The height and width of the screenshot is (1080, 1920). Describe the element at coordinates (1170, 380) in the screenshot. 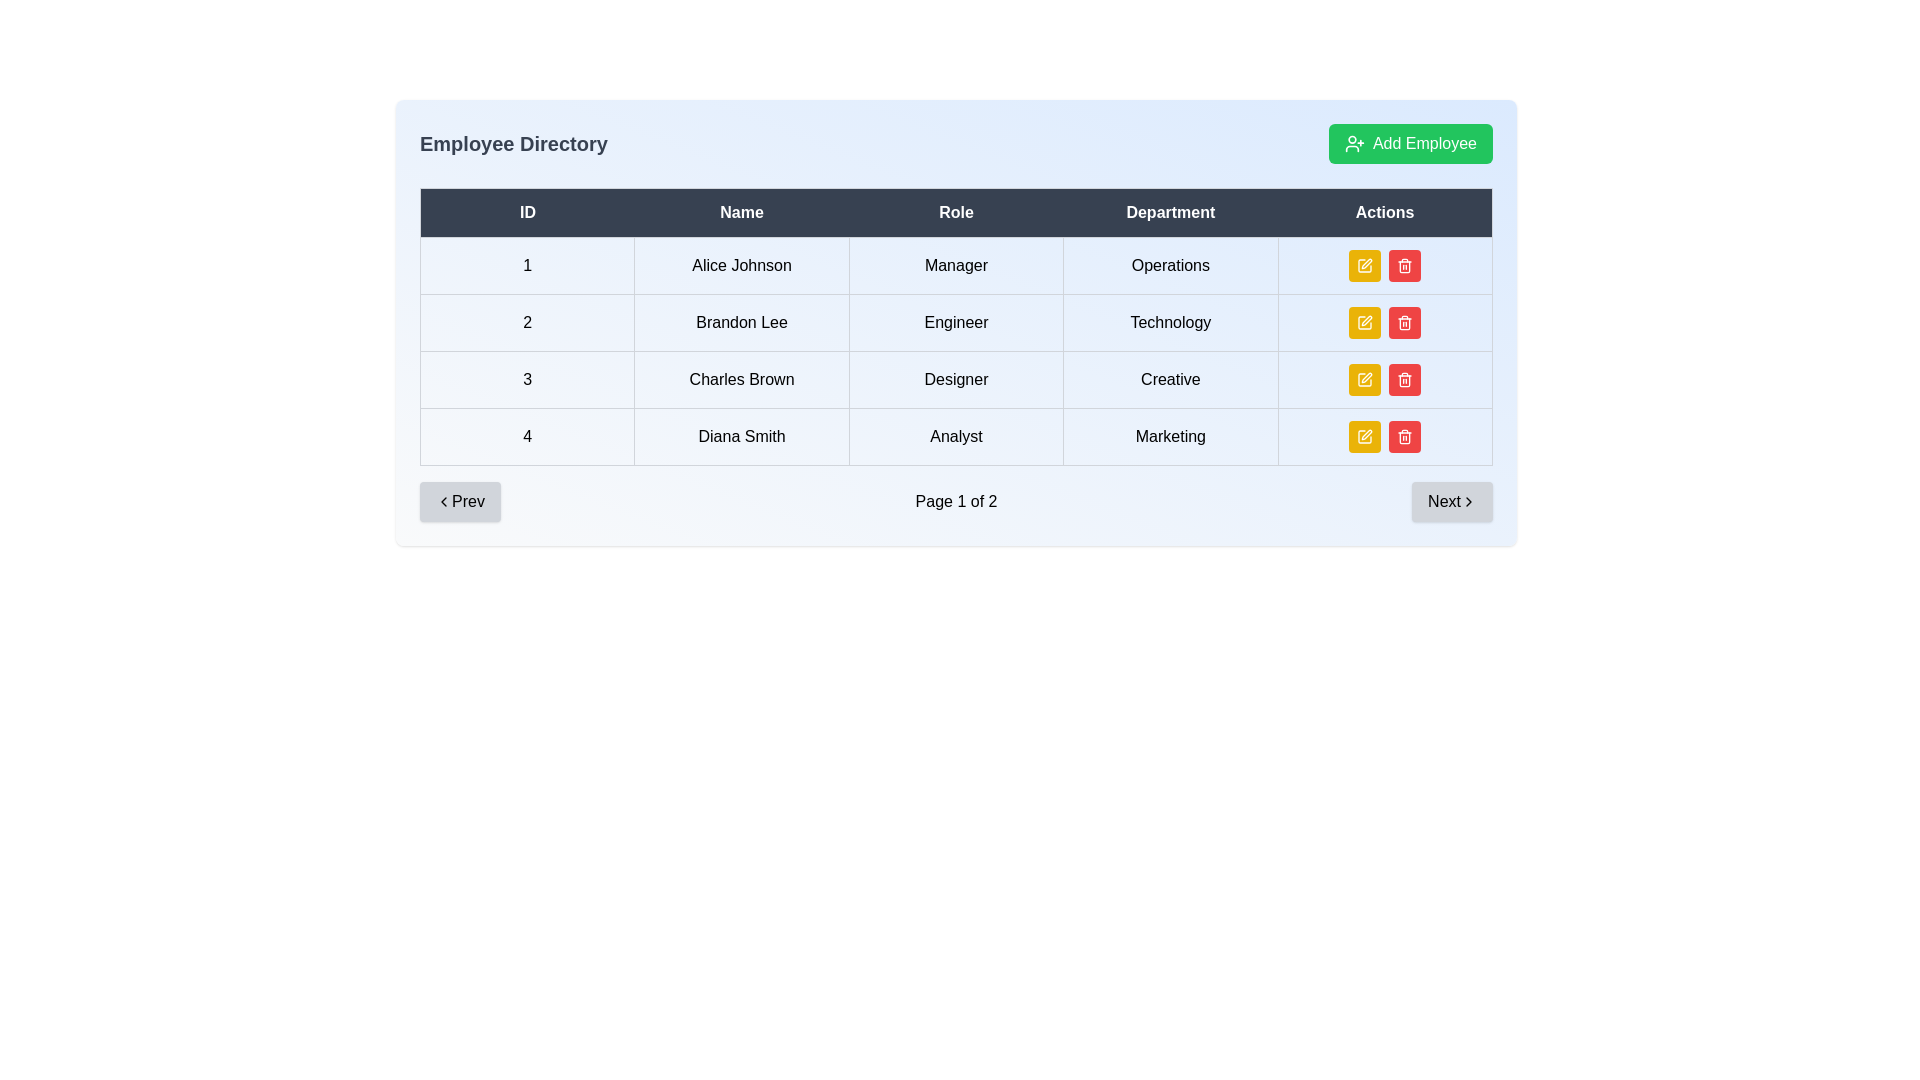

I see `the 'Creative' text label in the fourth column of the table associated with 'Charles Brown'` at that location.